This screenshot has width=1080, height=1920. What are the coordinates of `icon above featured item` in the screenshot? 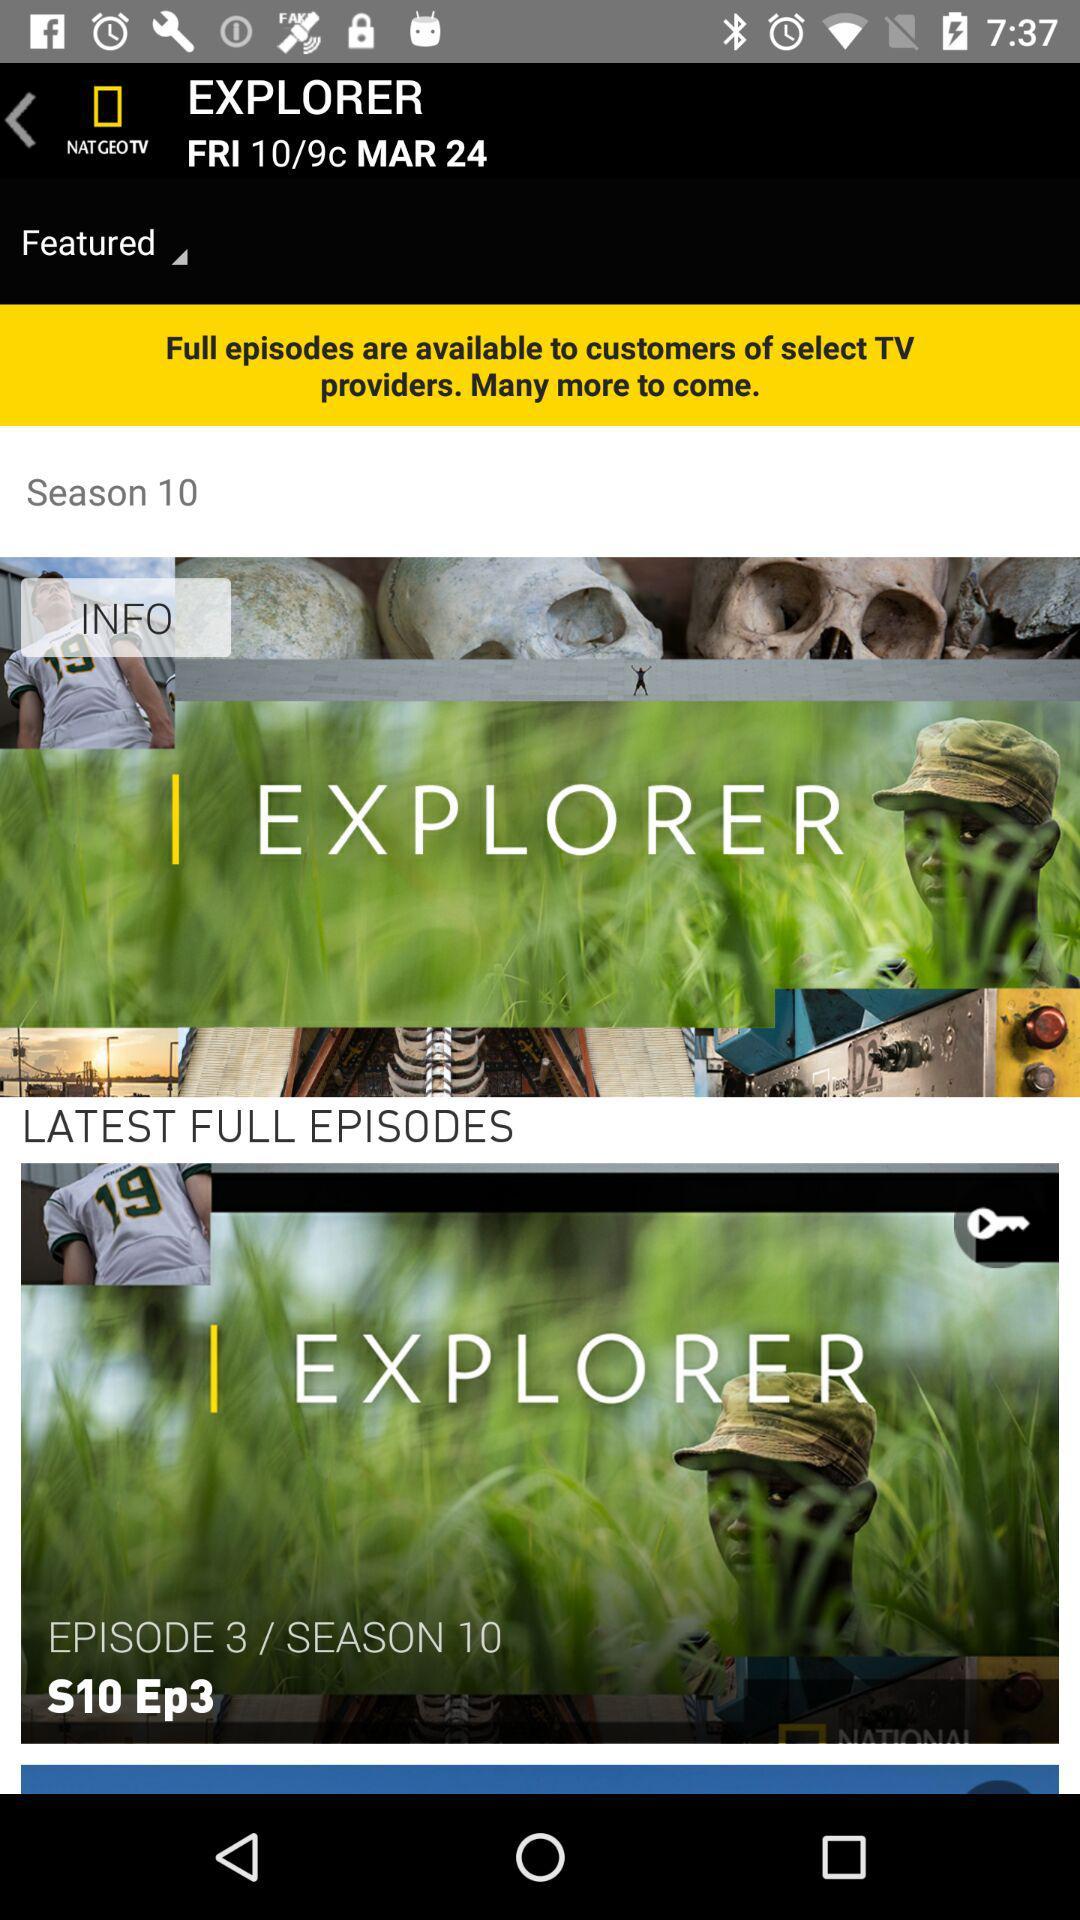 It's located at (108, 119).